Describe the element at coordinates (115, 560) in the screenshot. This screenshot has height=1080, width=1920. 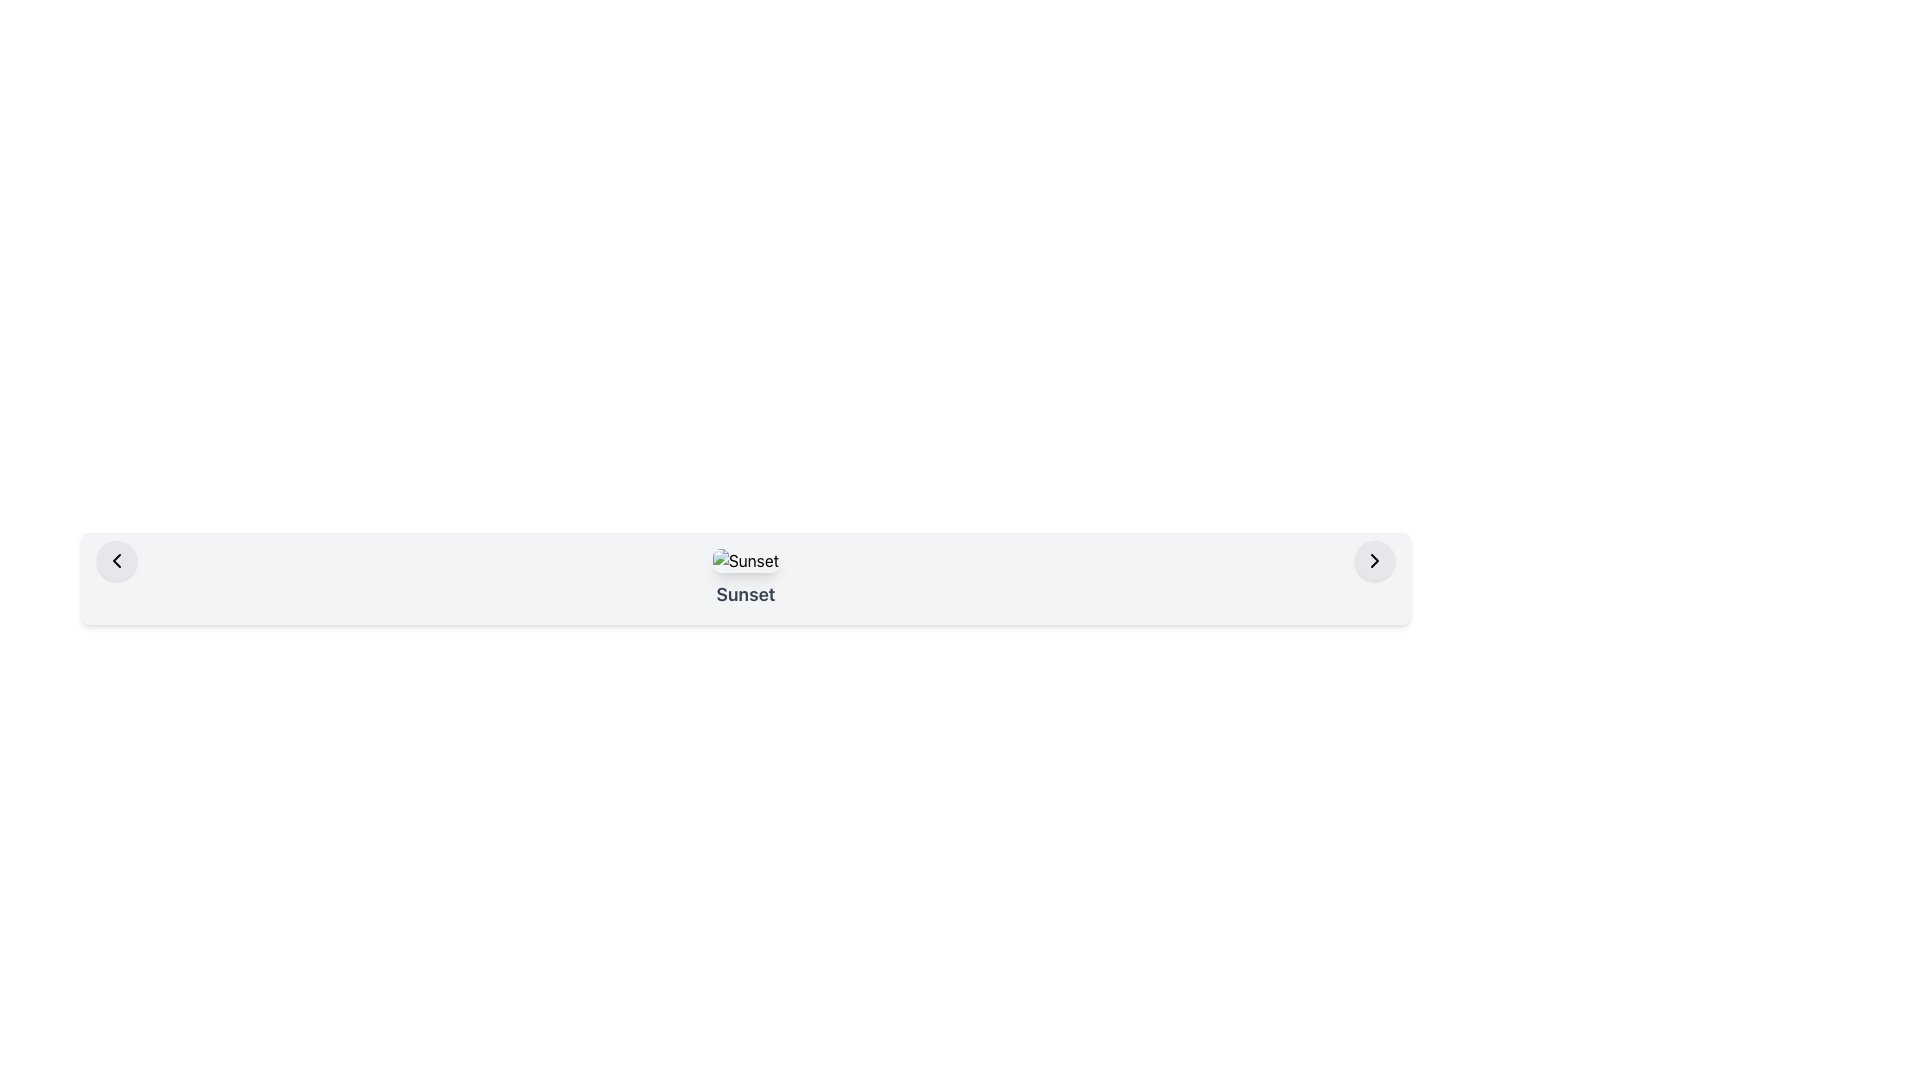
I see `the left arrow icon located at the very left edge of the horizontally-aligned interface component` at that location.